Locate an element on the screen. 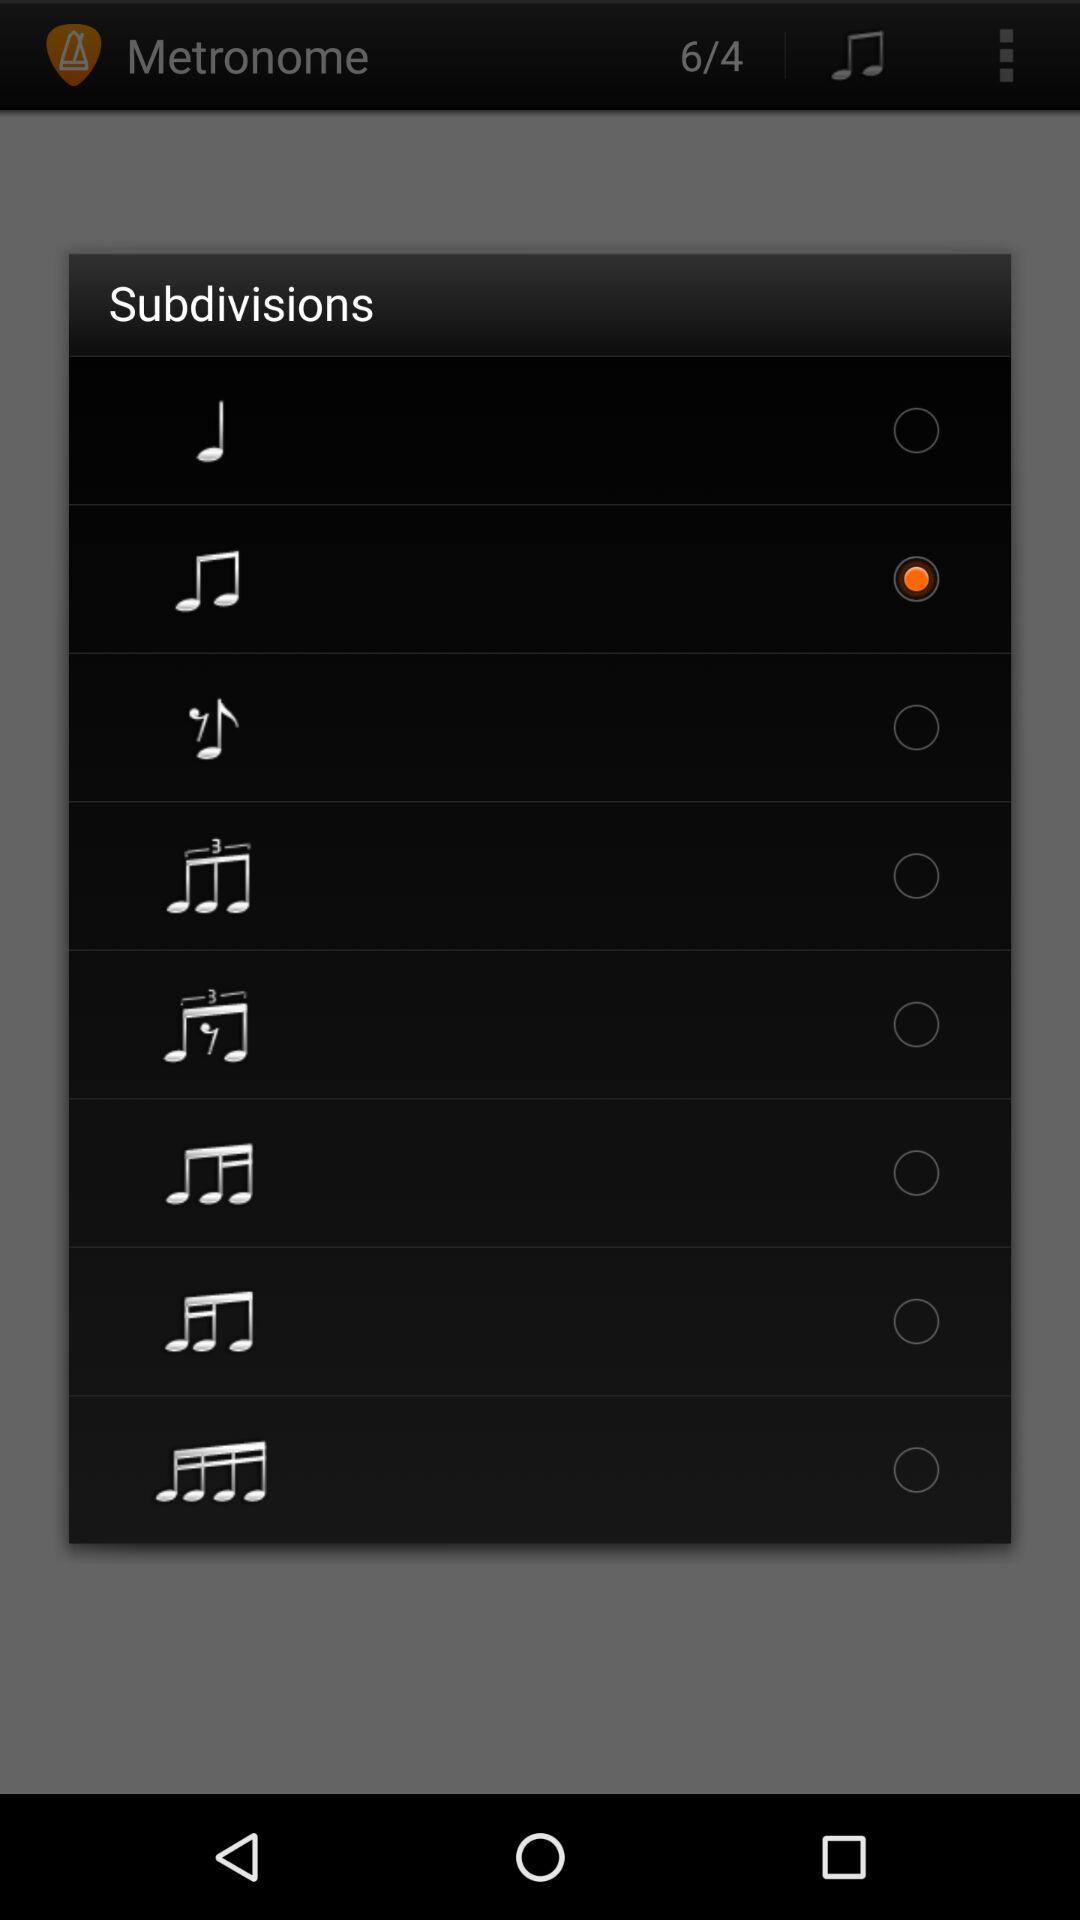 This screenshot has width=1080, height=1920. subdivisions icon is located at coordinates (240, 301).